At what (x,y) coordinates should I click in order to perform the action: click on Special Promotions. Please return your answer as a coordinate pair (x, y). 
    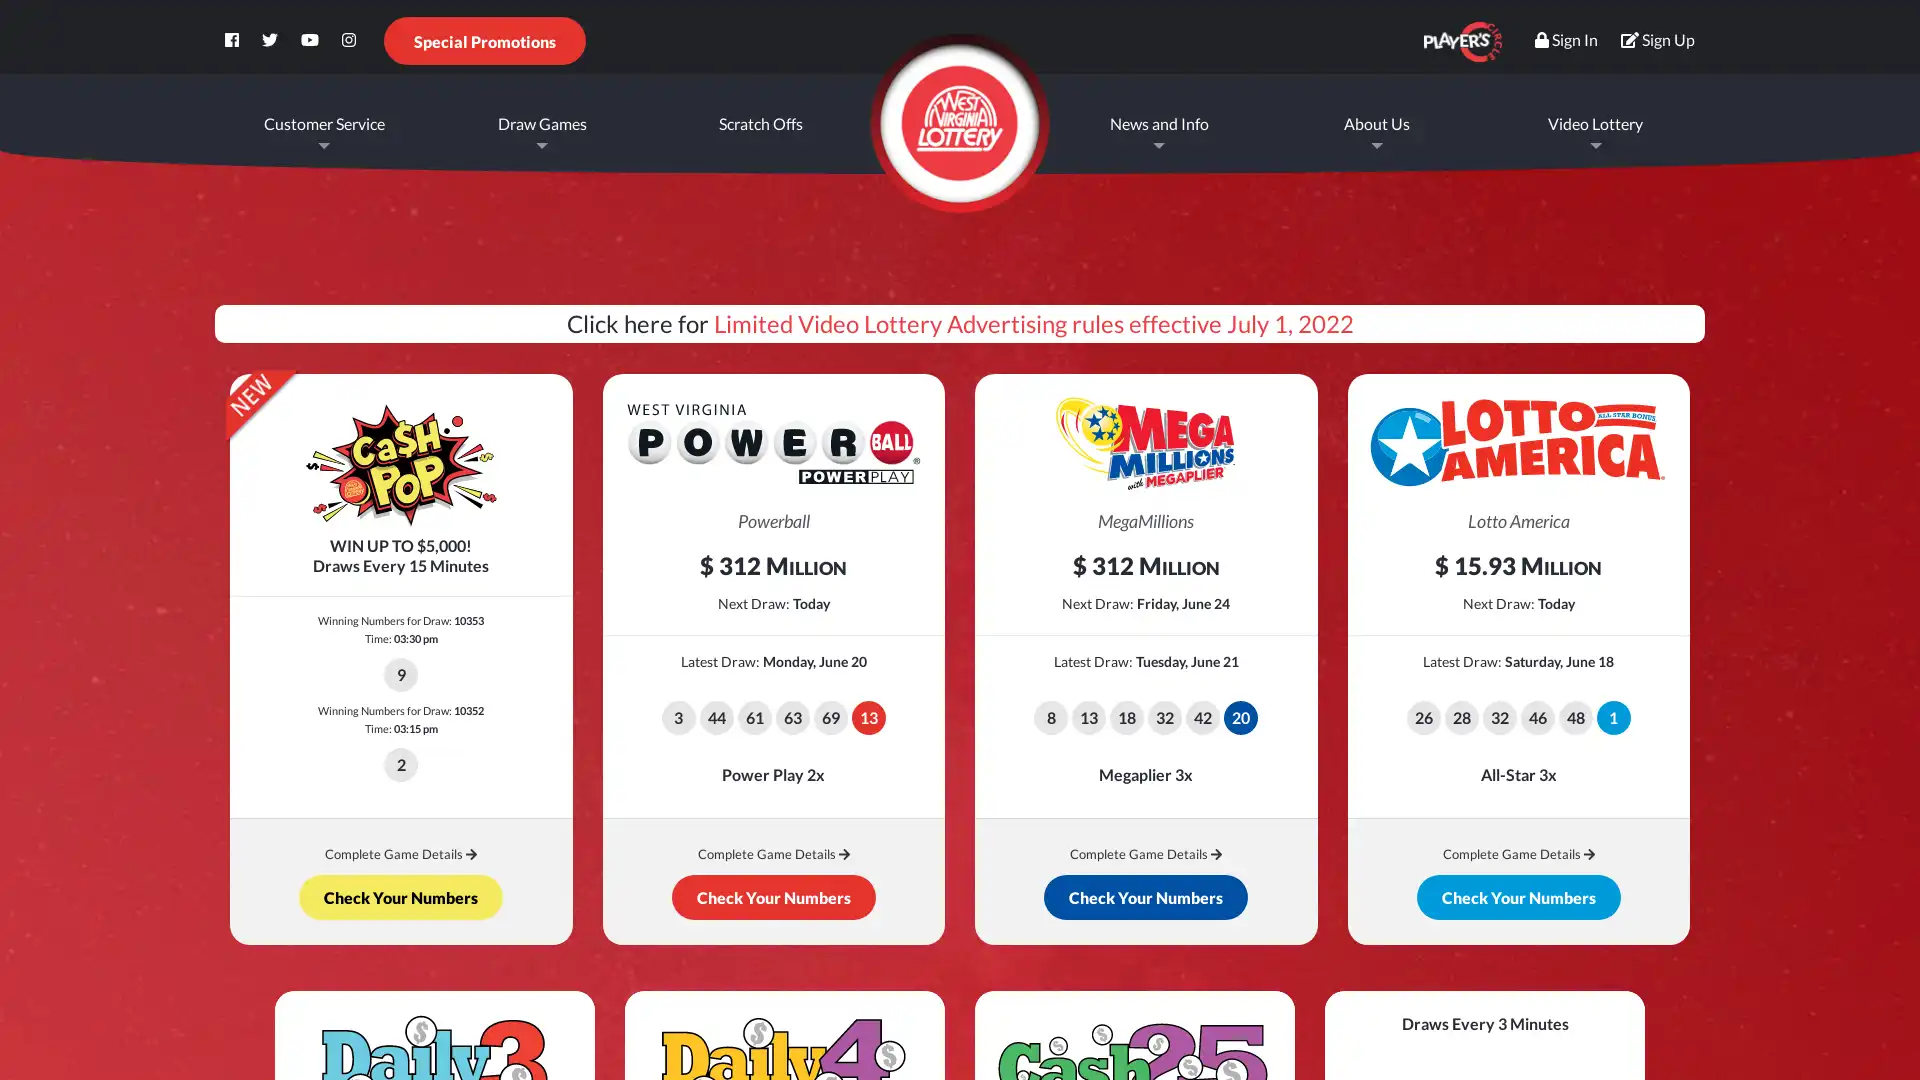
    Looking at the image, I should click on (484, 41).